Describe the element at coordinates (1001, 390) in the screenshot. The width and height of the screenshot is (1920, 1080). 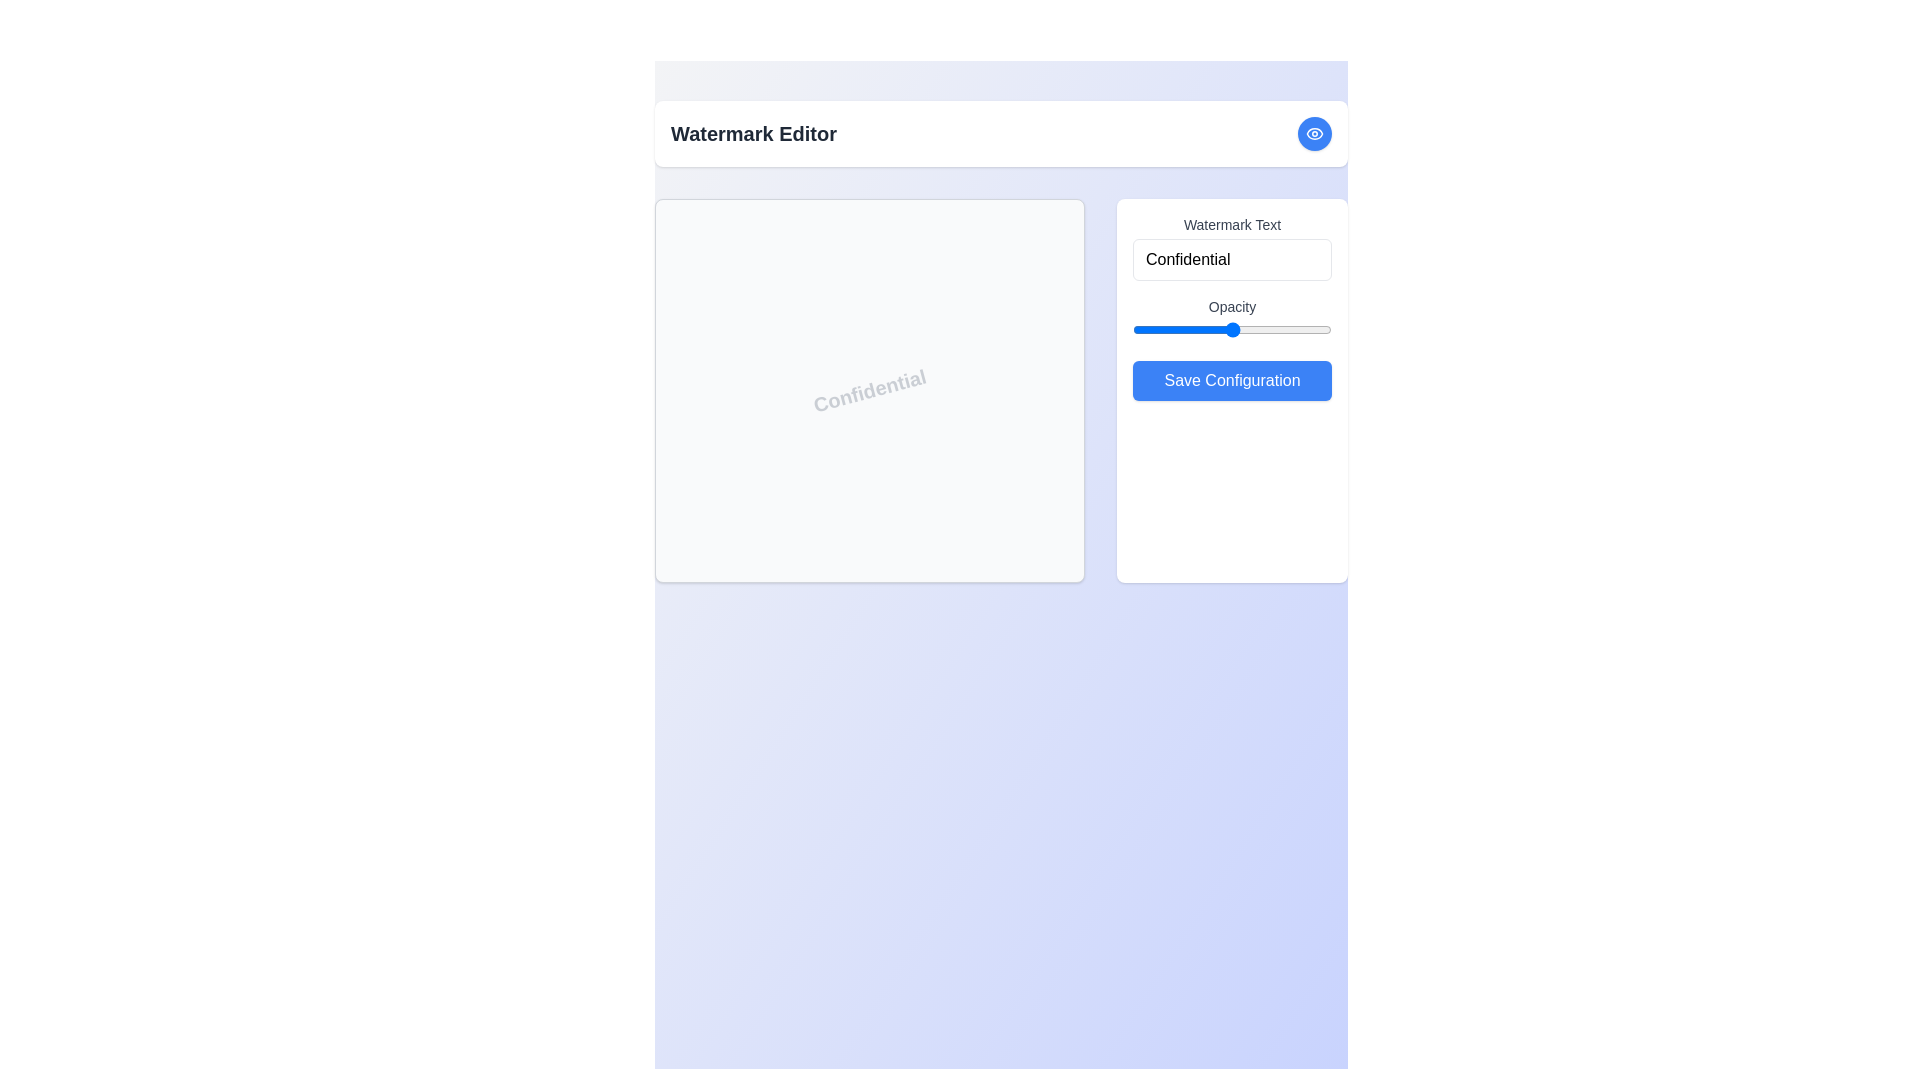
I see `the interactive Display area or viewport with a white background and 'Confidential' watermark, located under the 'Watermark Editor' title` at that location.